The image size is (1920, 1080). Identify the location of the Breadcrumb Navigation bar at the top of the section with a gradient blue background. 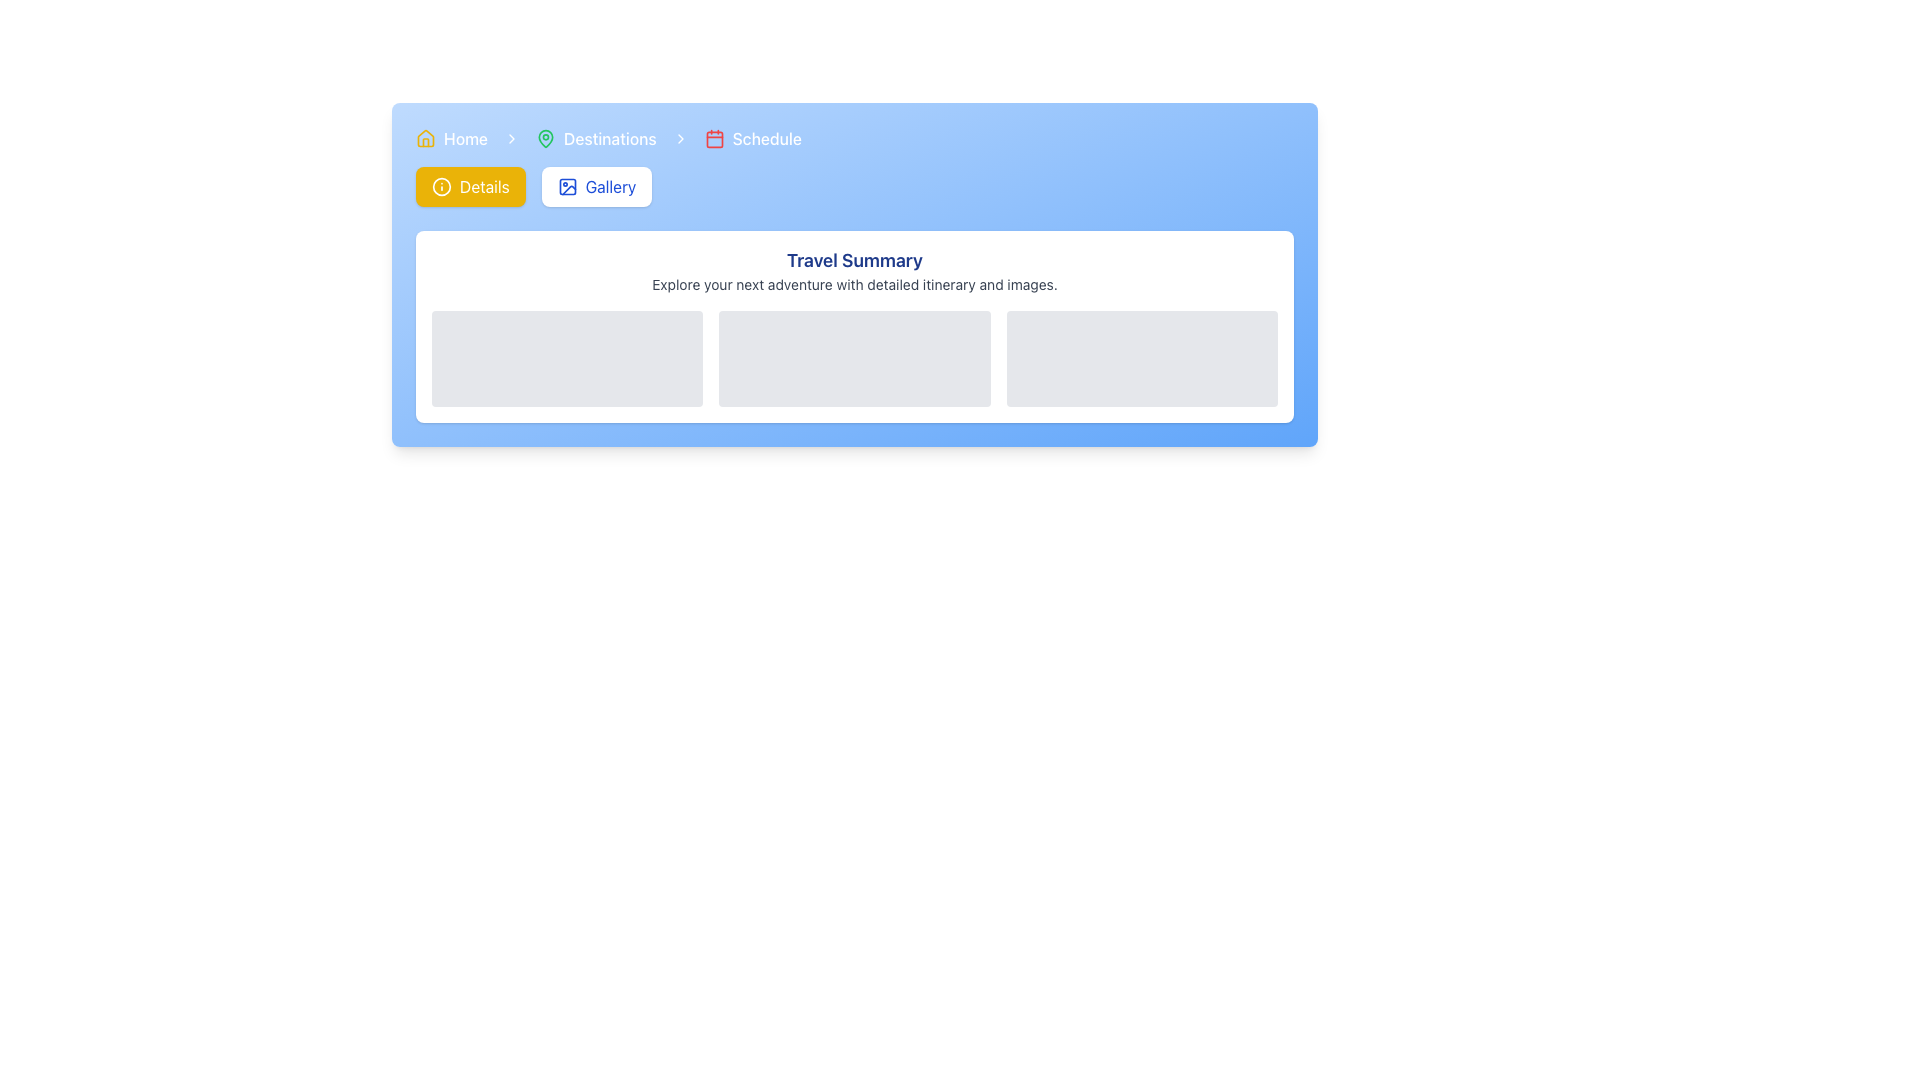
(854, 137).